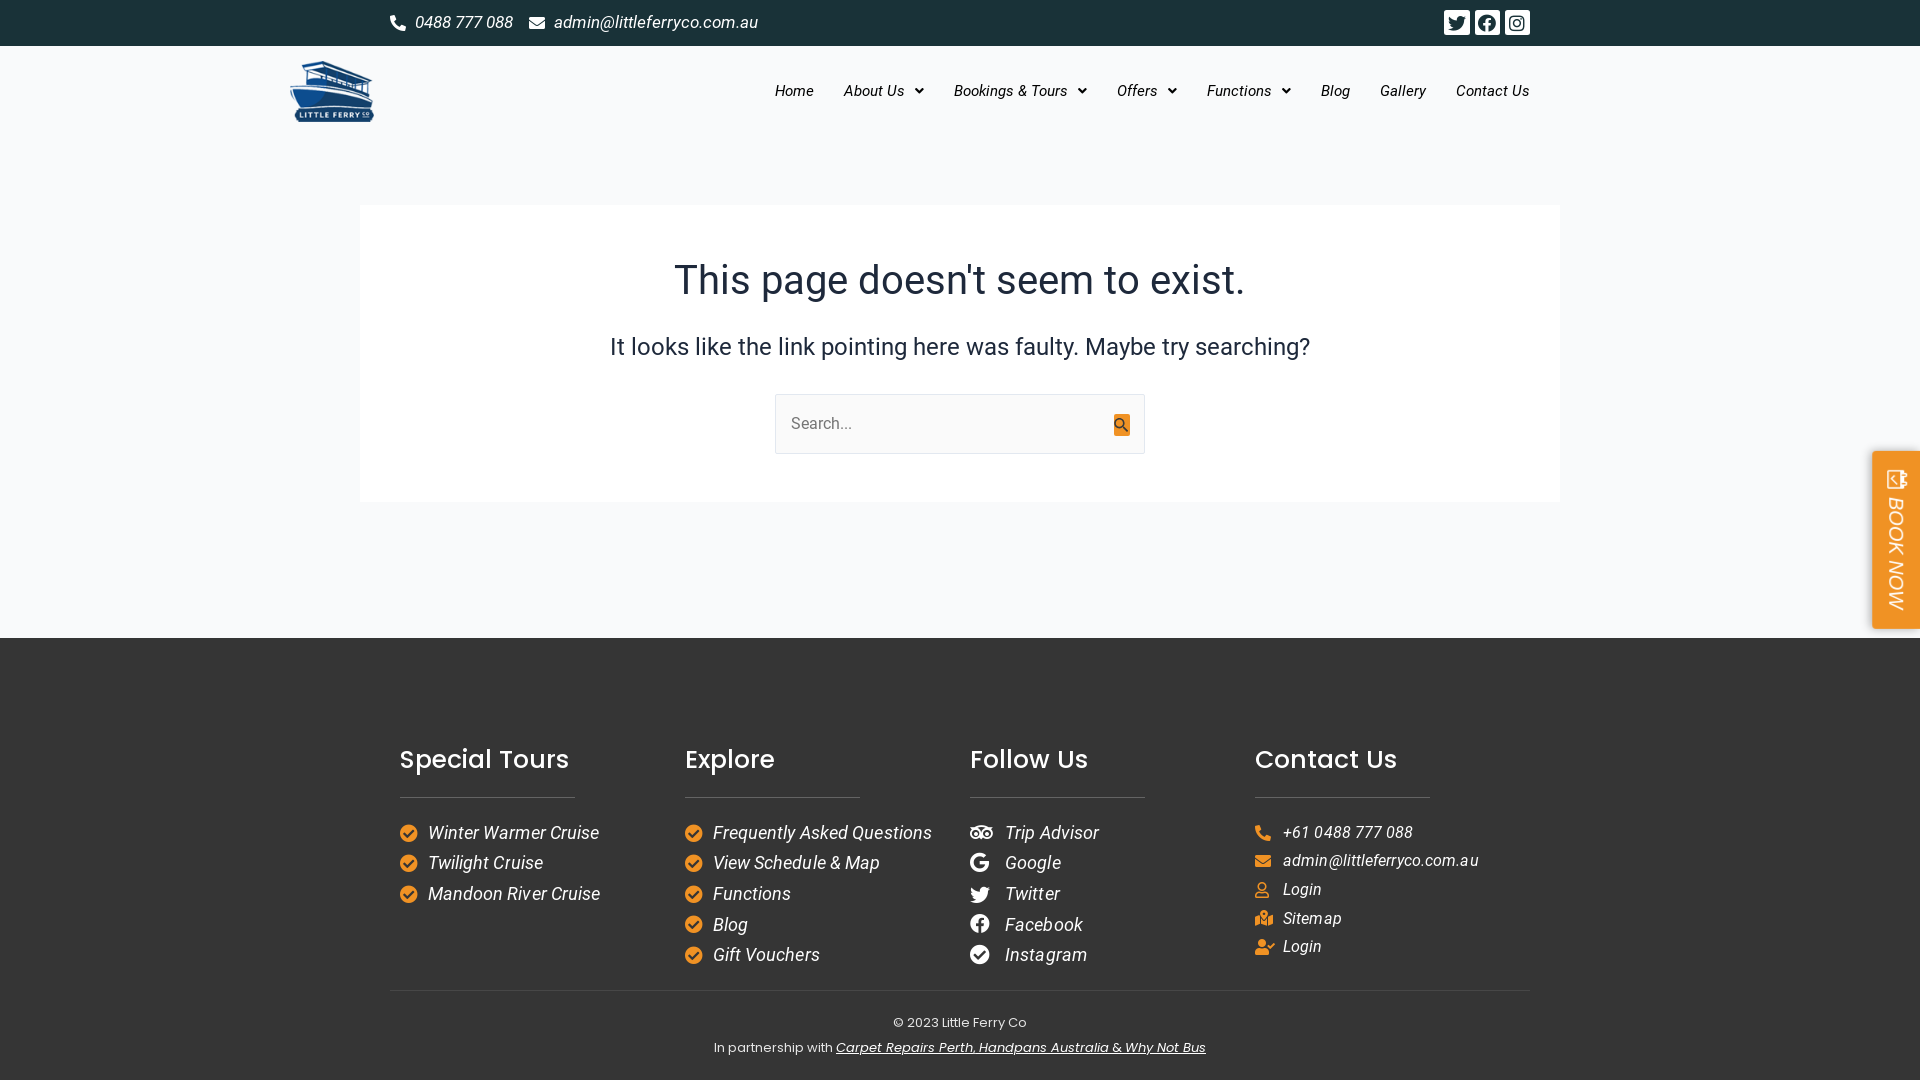 The image size is (1920, 1080). Describe the element at coordinates (399, 833) in the screenshot. I see `'Winter Warmer Cruise'` at that location.